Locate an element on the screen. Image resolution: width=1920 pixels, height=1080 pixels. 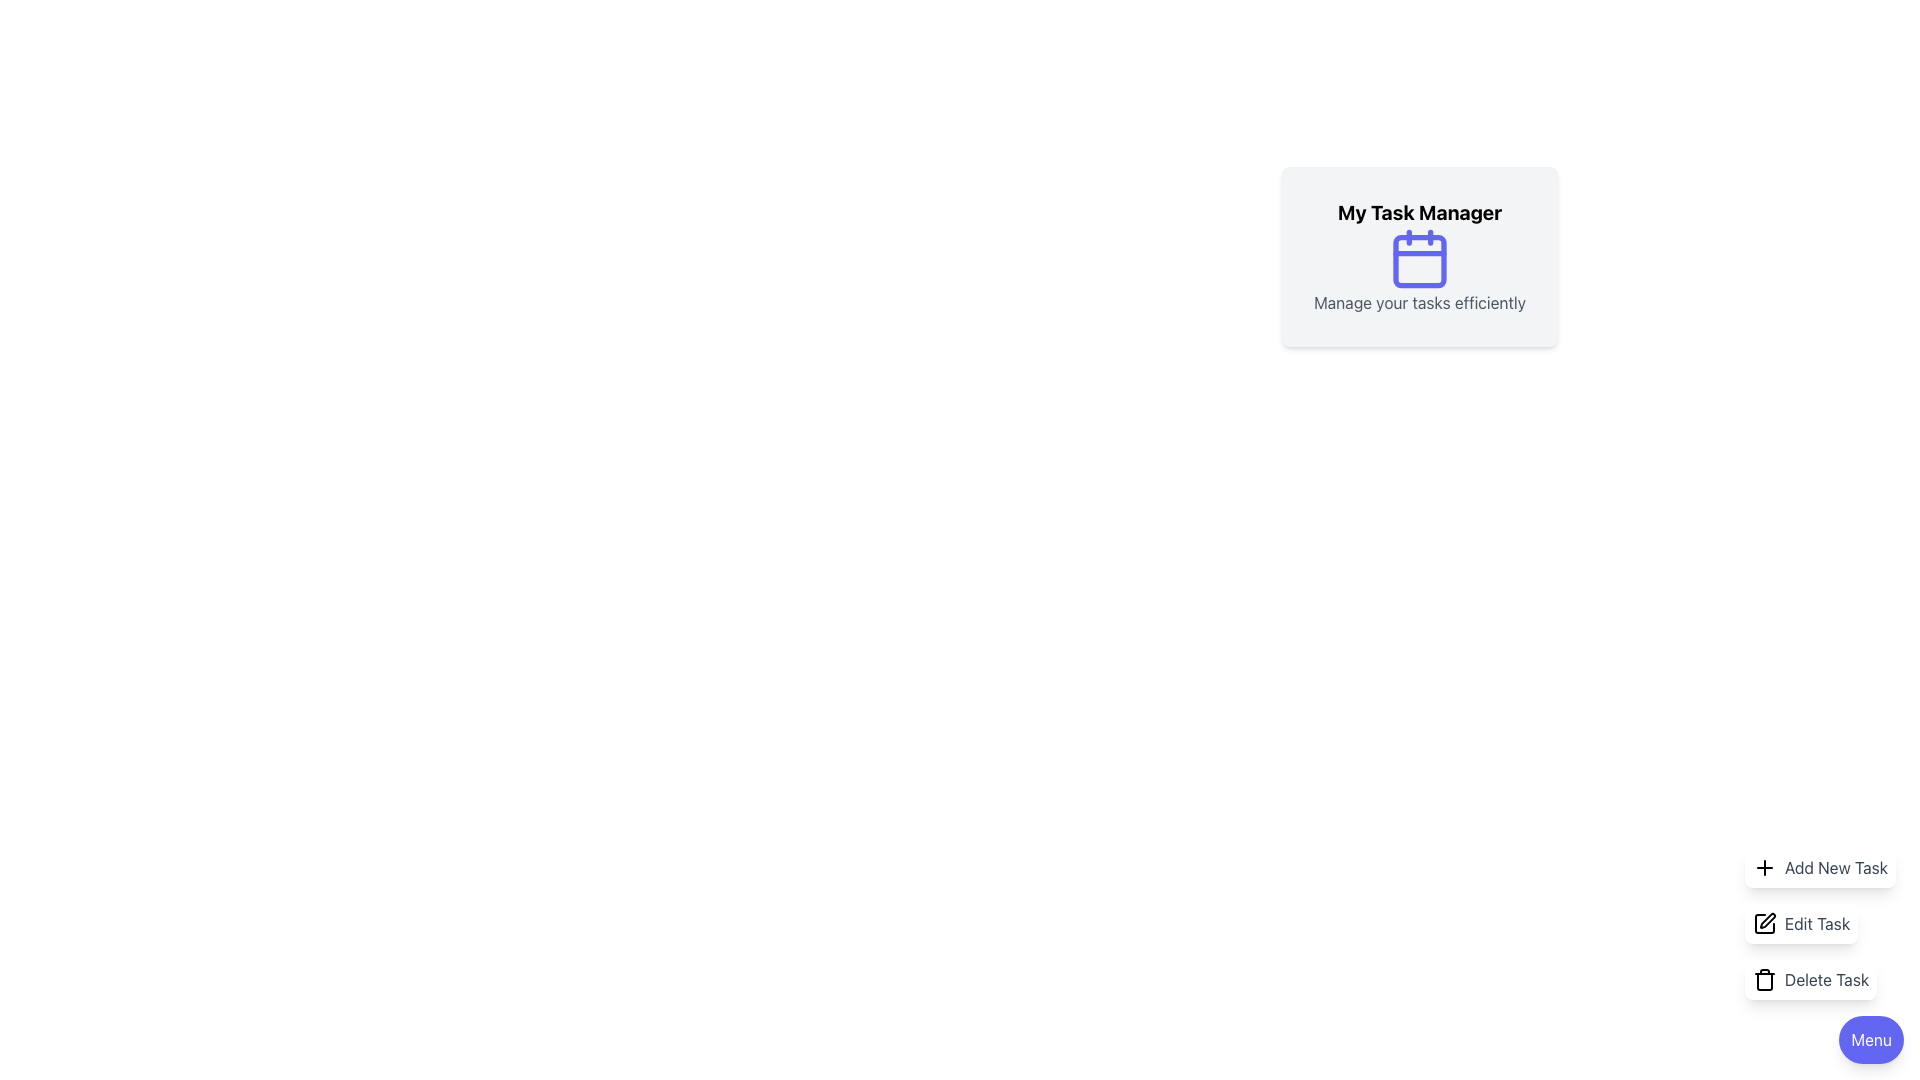
the Information card titled 'My Task Manager' which is located in the upper-right region of the application layout is located at coordinates (1419, 256).